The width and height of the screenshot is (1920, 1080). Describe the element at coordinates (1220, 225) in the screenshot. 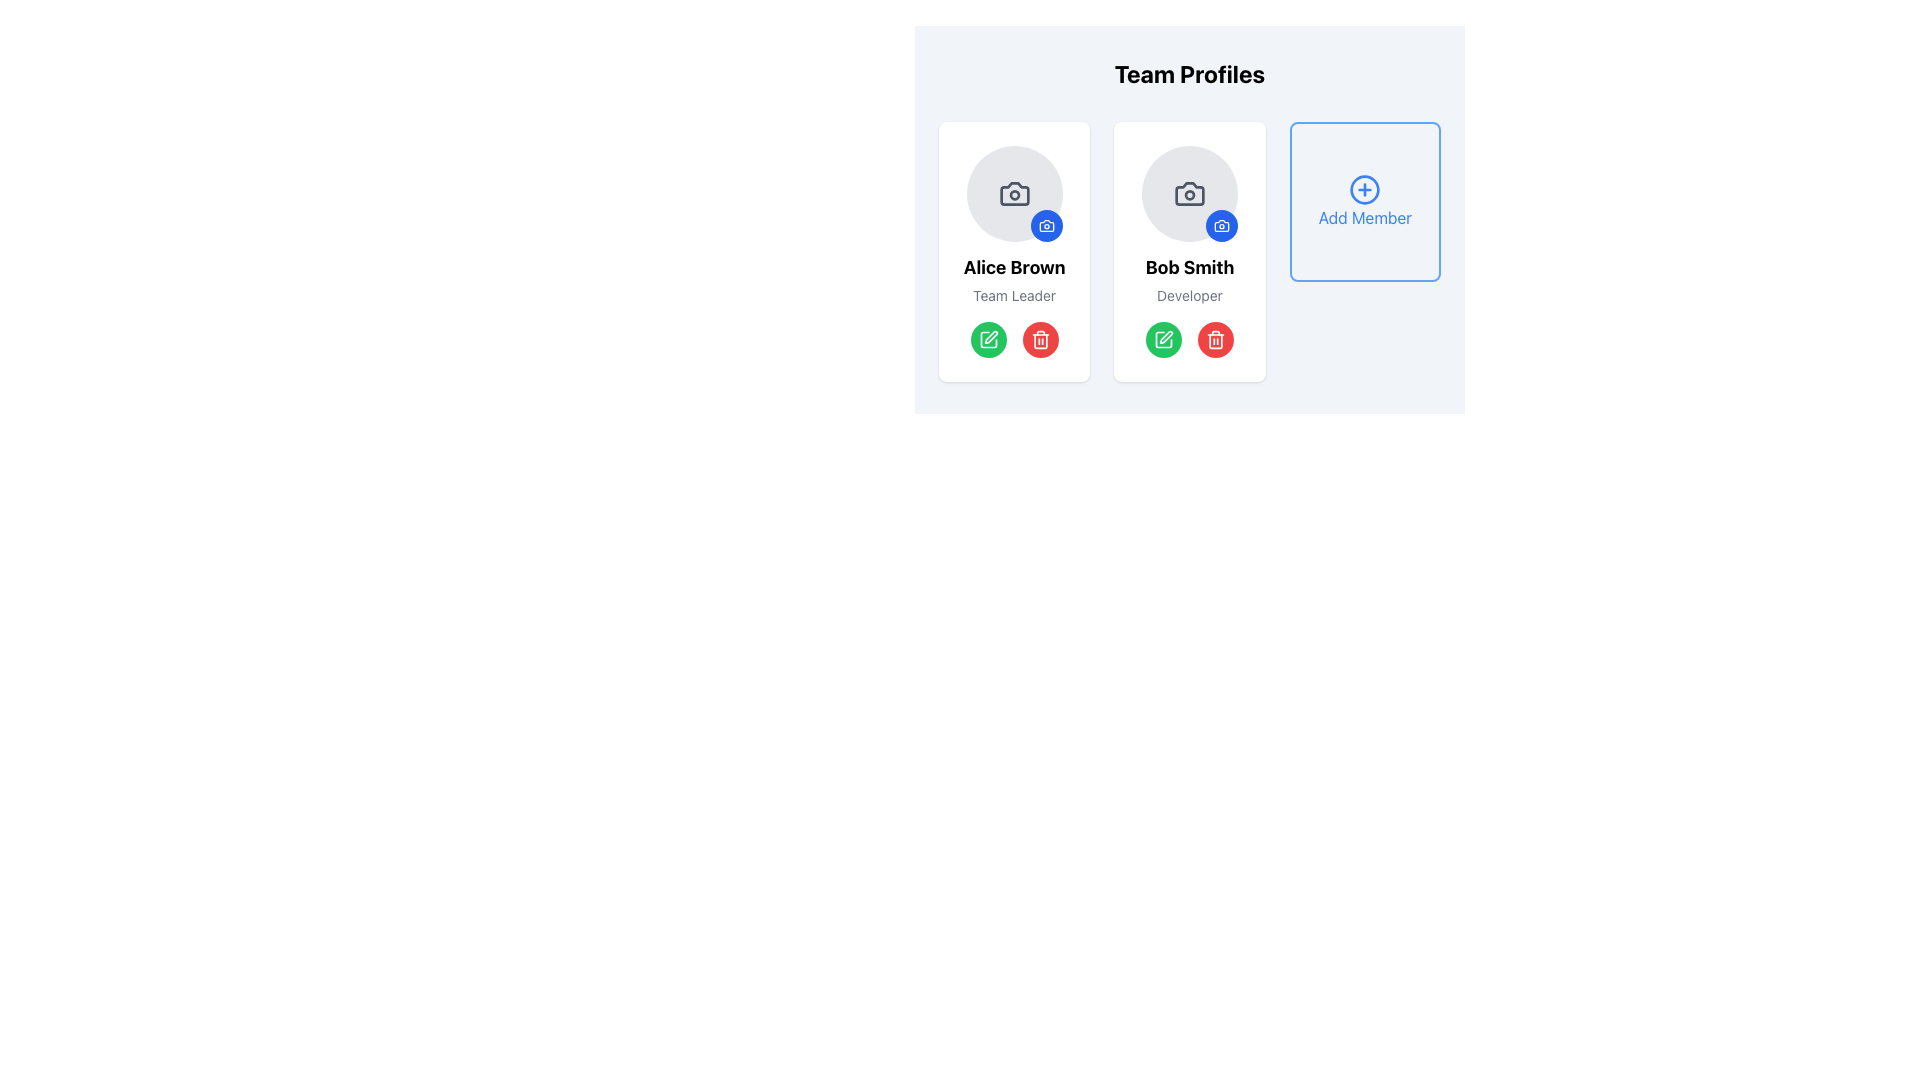

I see `the button that allows users to upload or change the profile picture for Bob Smith, located at the bottom-right corner of the profile card in the 'Team Profiles' section` at that location.